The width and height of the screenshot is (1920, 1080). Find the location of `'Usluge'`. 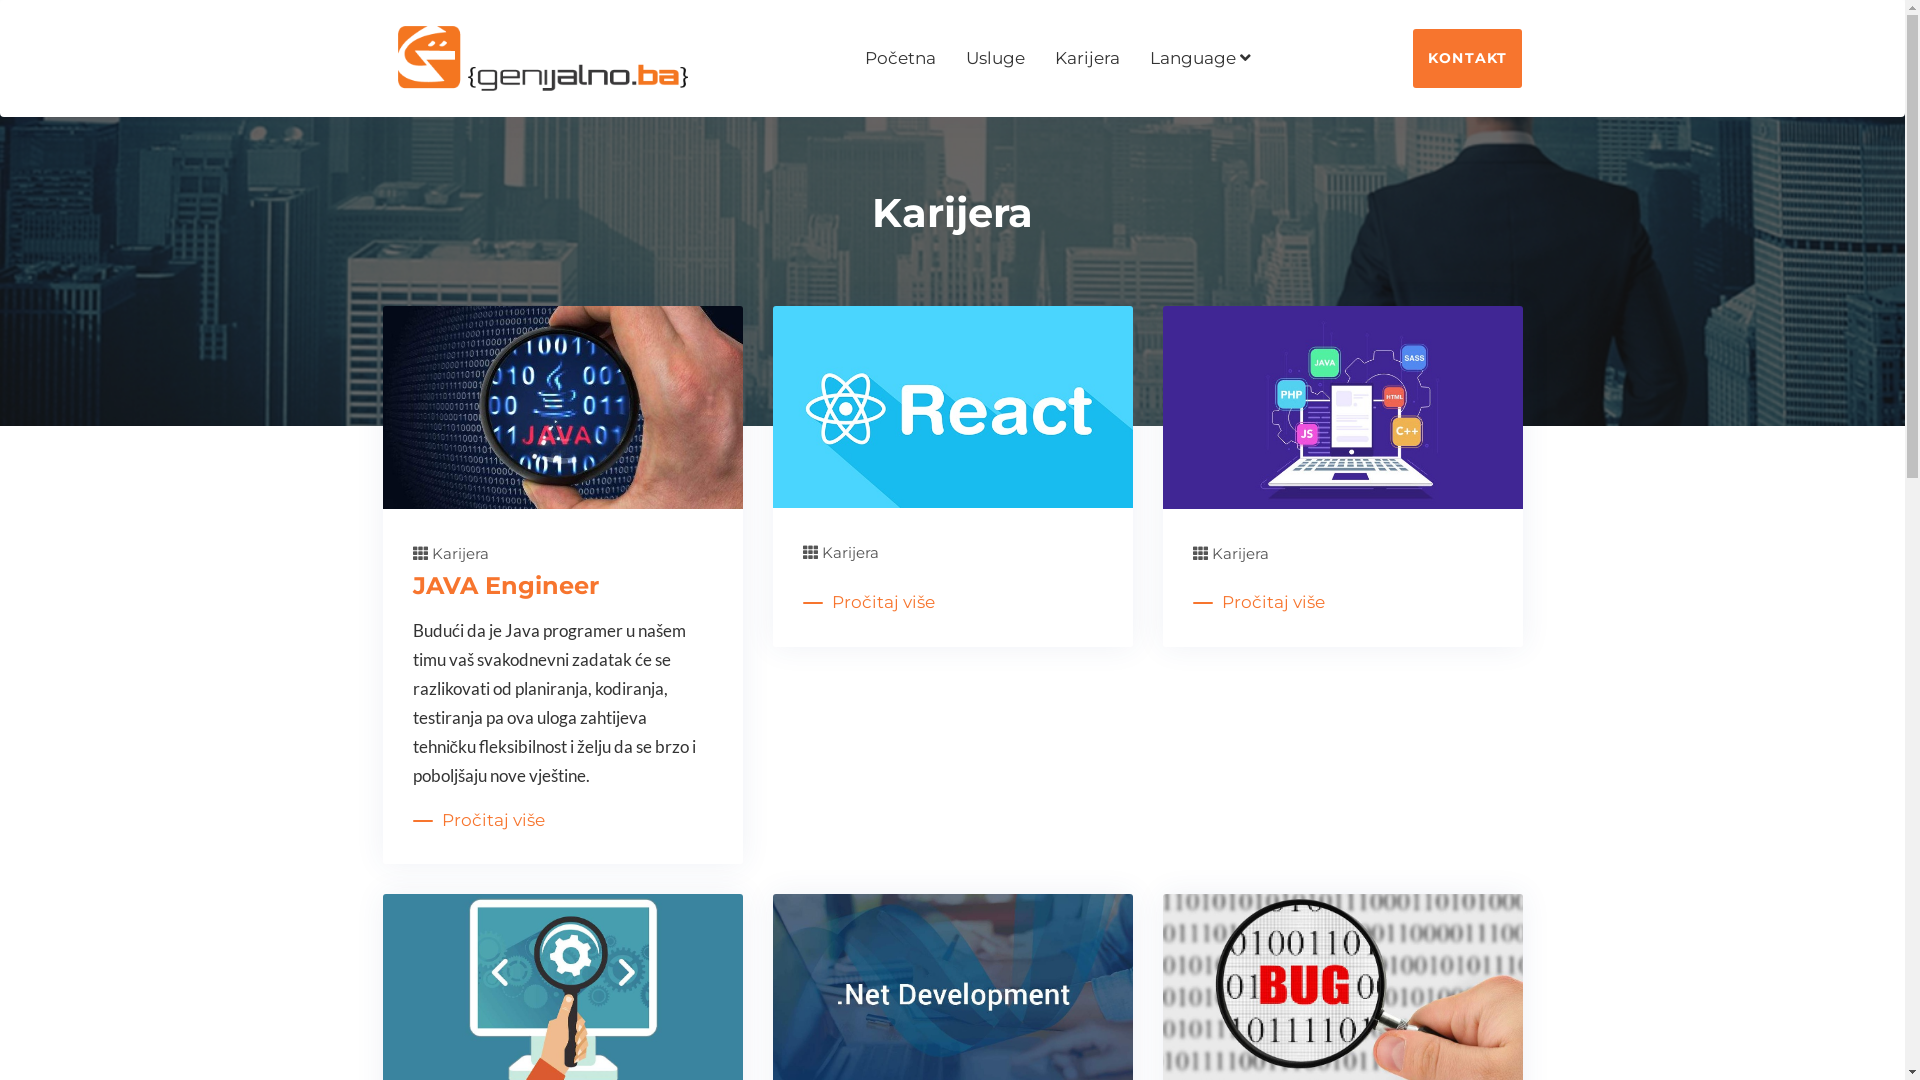

'Usluge' is located at coordinates (995, 57).